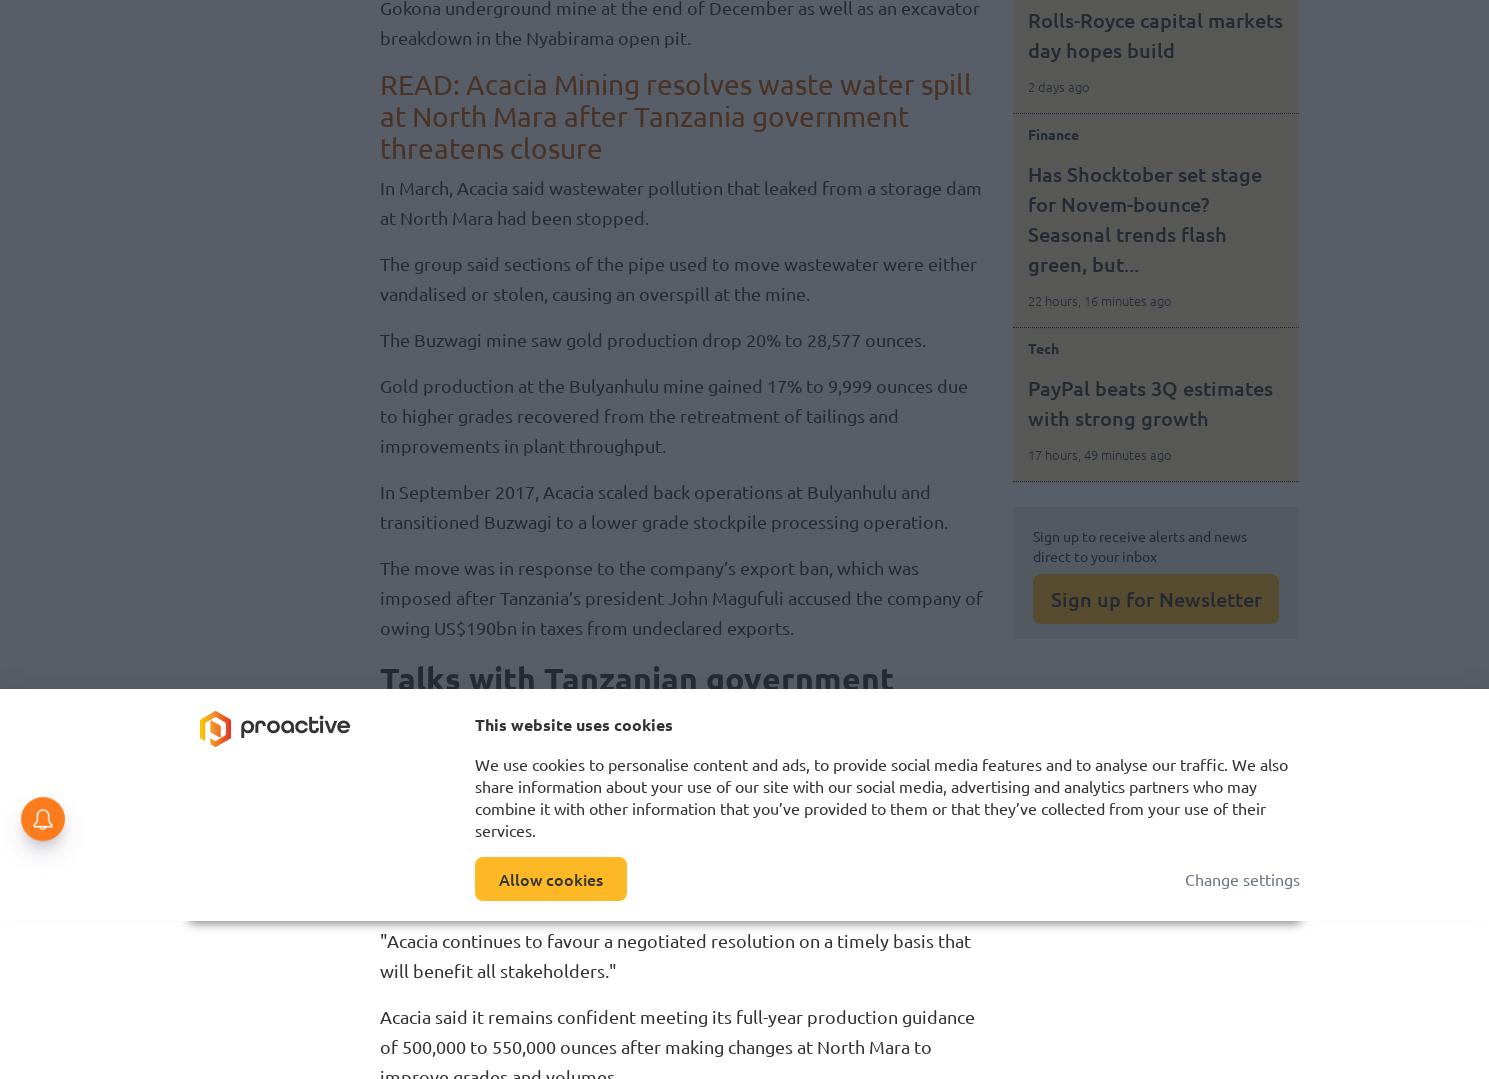 The width and height of the screenshot is (1489, 1079). Describe the element at coordinates (1085, 891) in the screenshot. I see `'Prev article'` at that location.